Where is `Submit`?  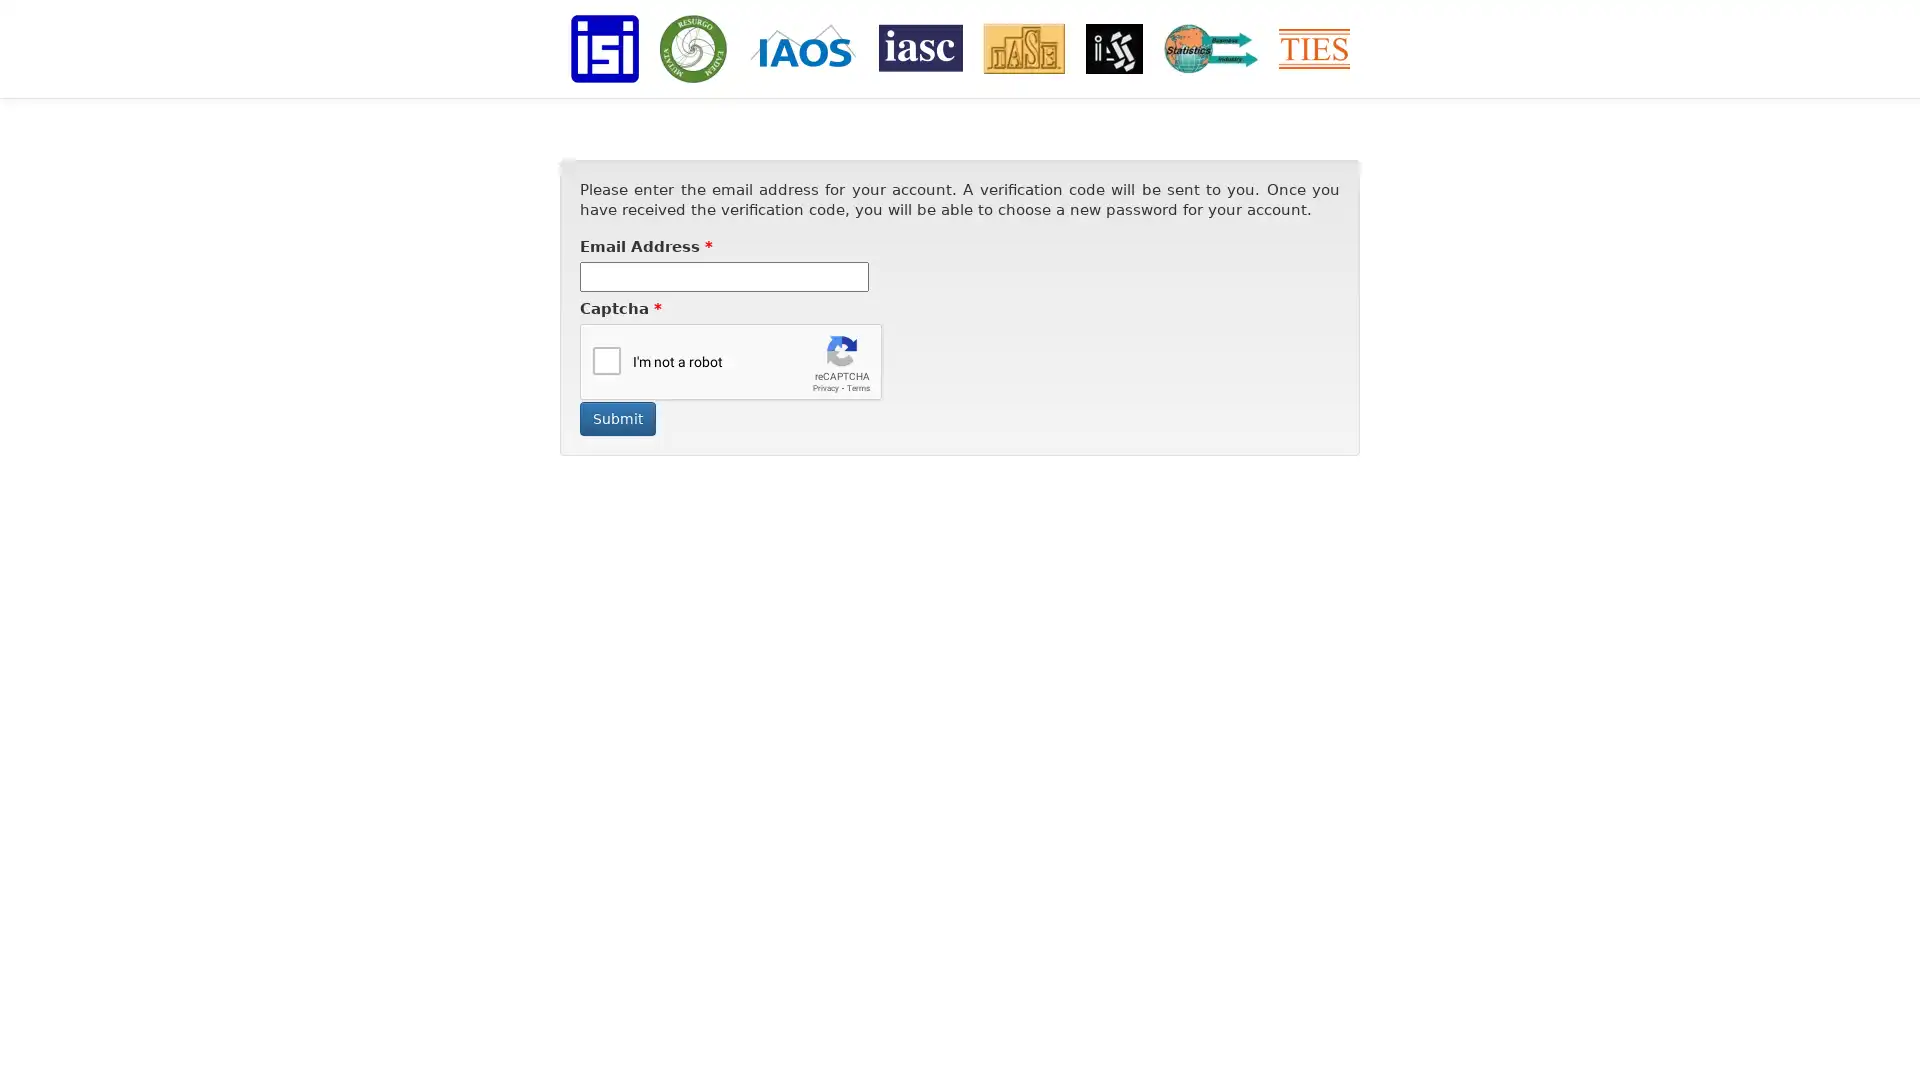 Submit is located at coordinates (617, 418).